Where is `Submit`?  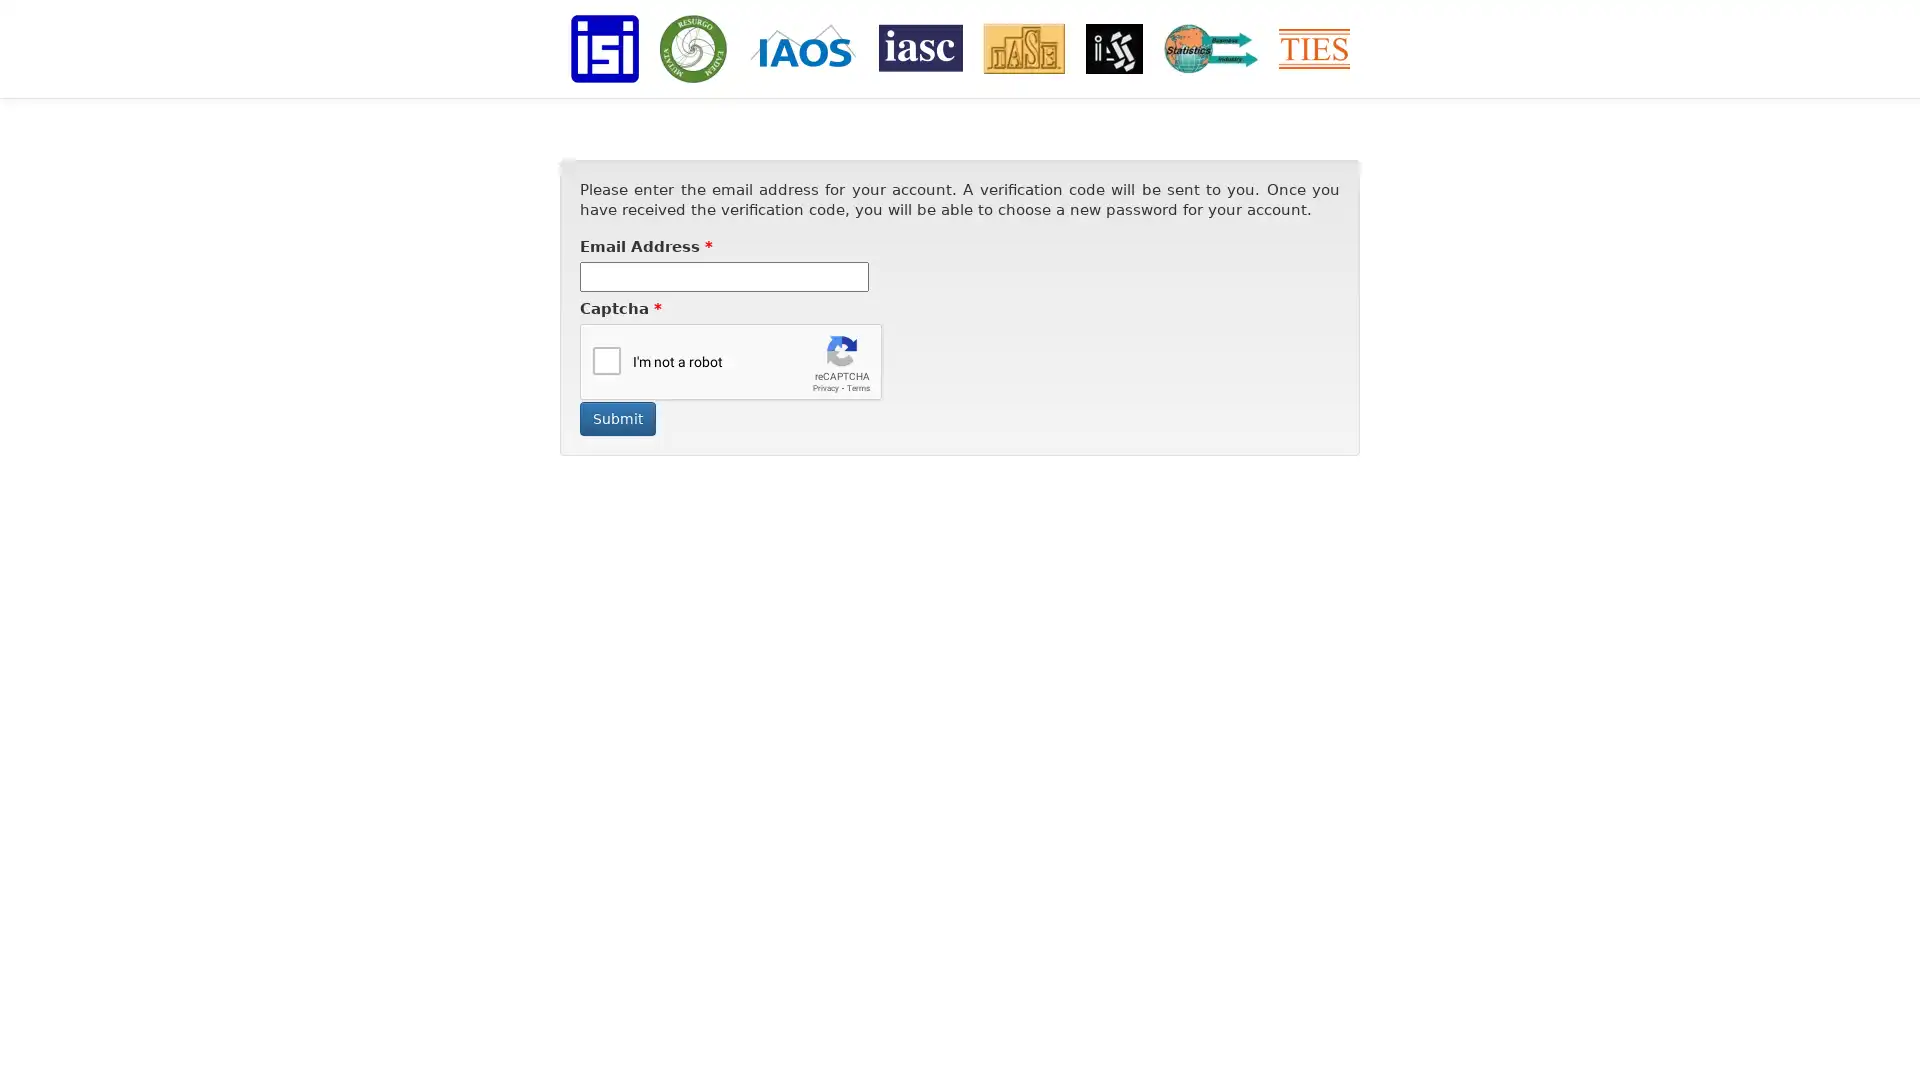 Submit is located at coordinates (617, 418).